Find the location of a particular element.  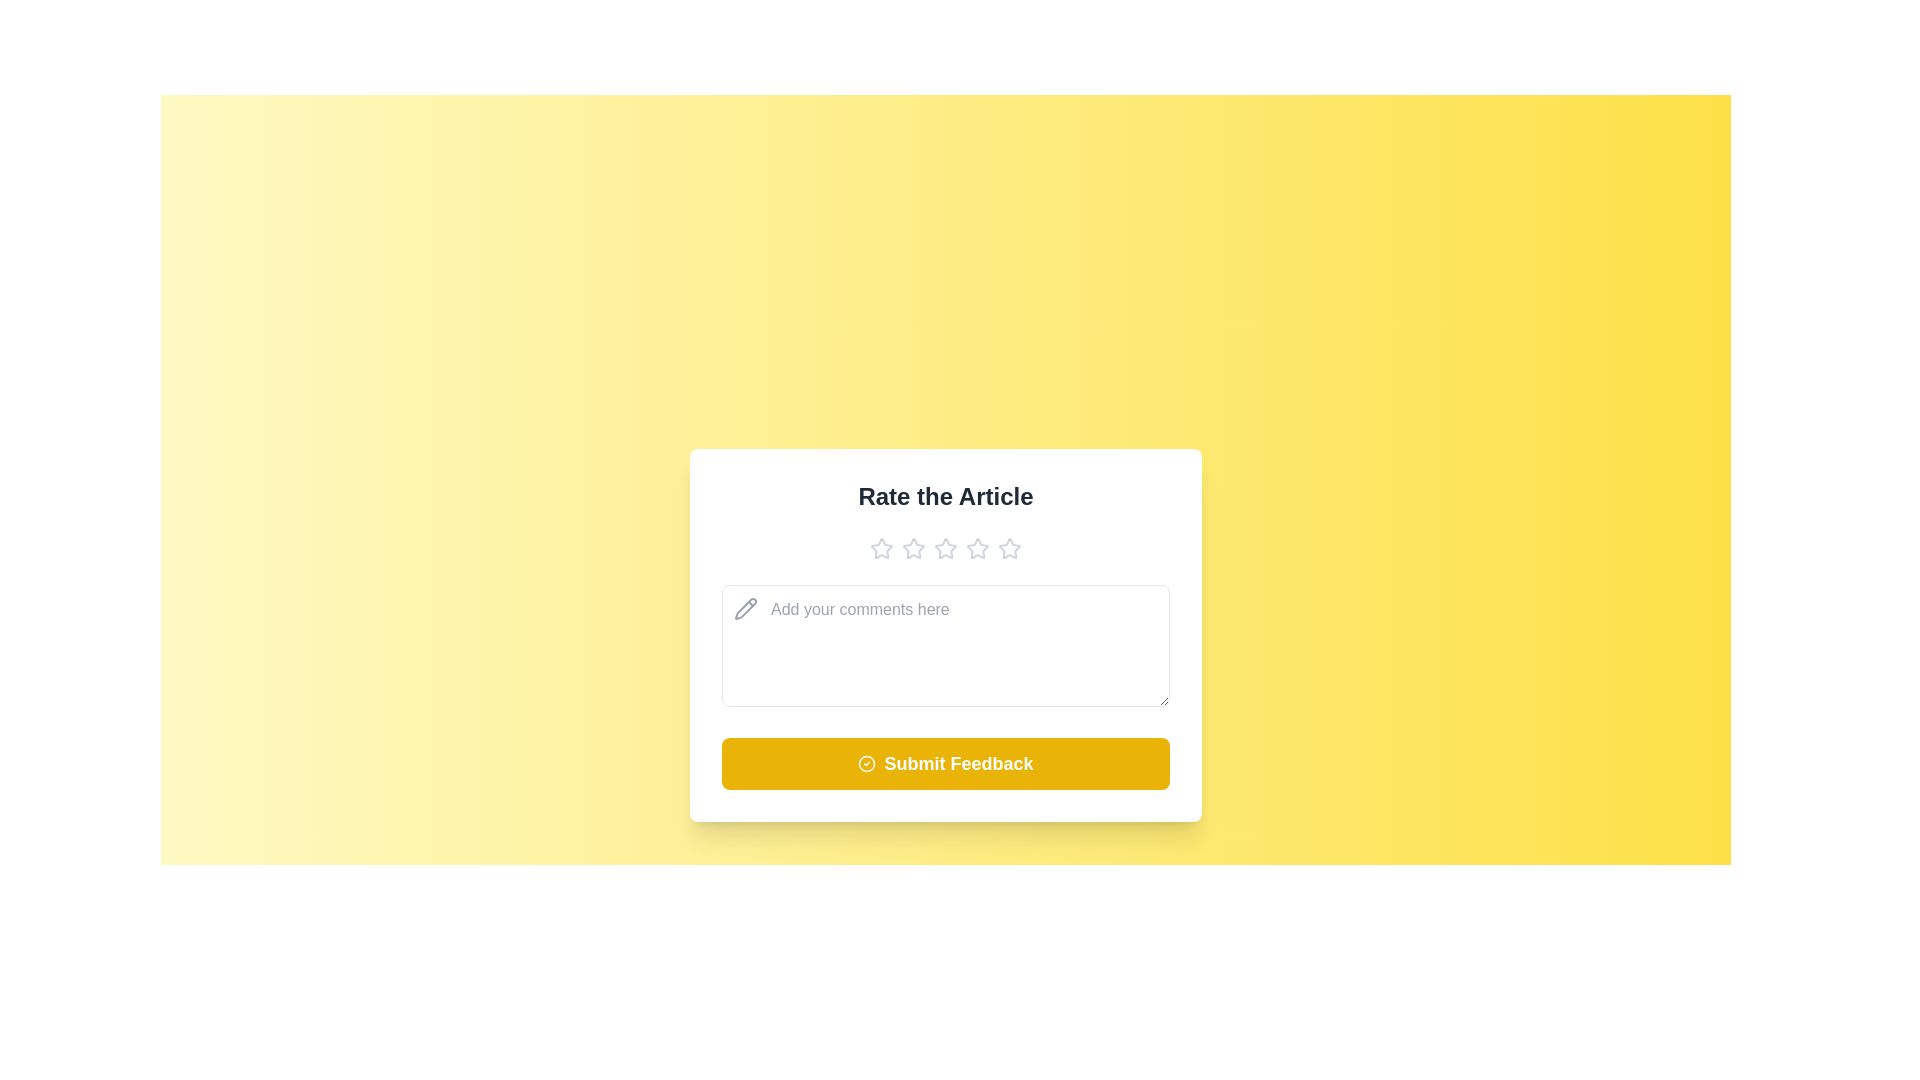

the Header text element located at the upper portion of a white panel with a yellow gradient background, which serves as a title for the rating functionality is located at coordinates (944, 495).